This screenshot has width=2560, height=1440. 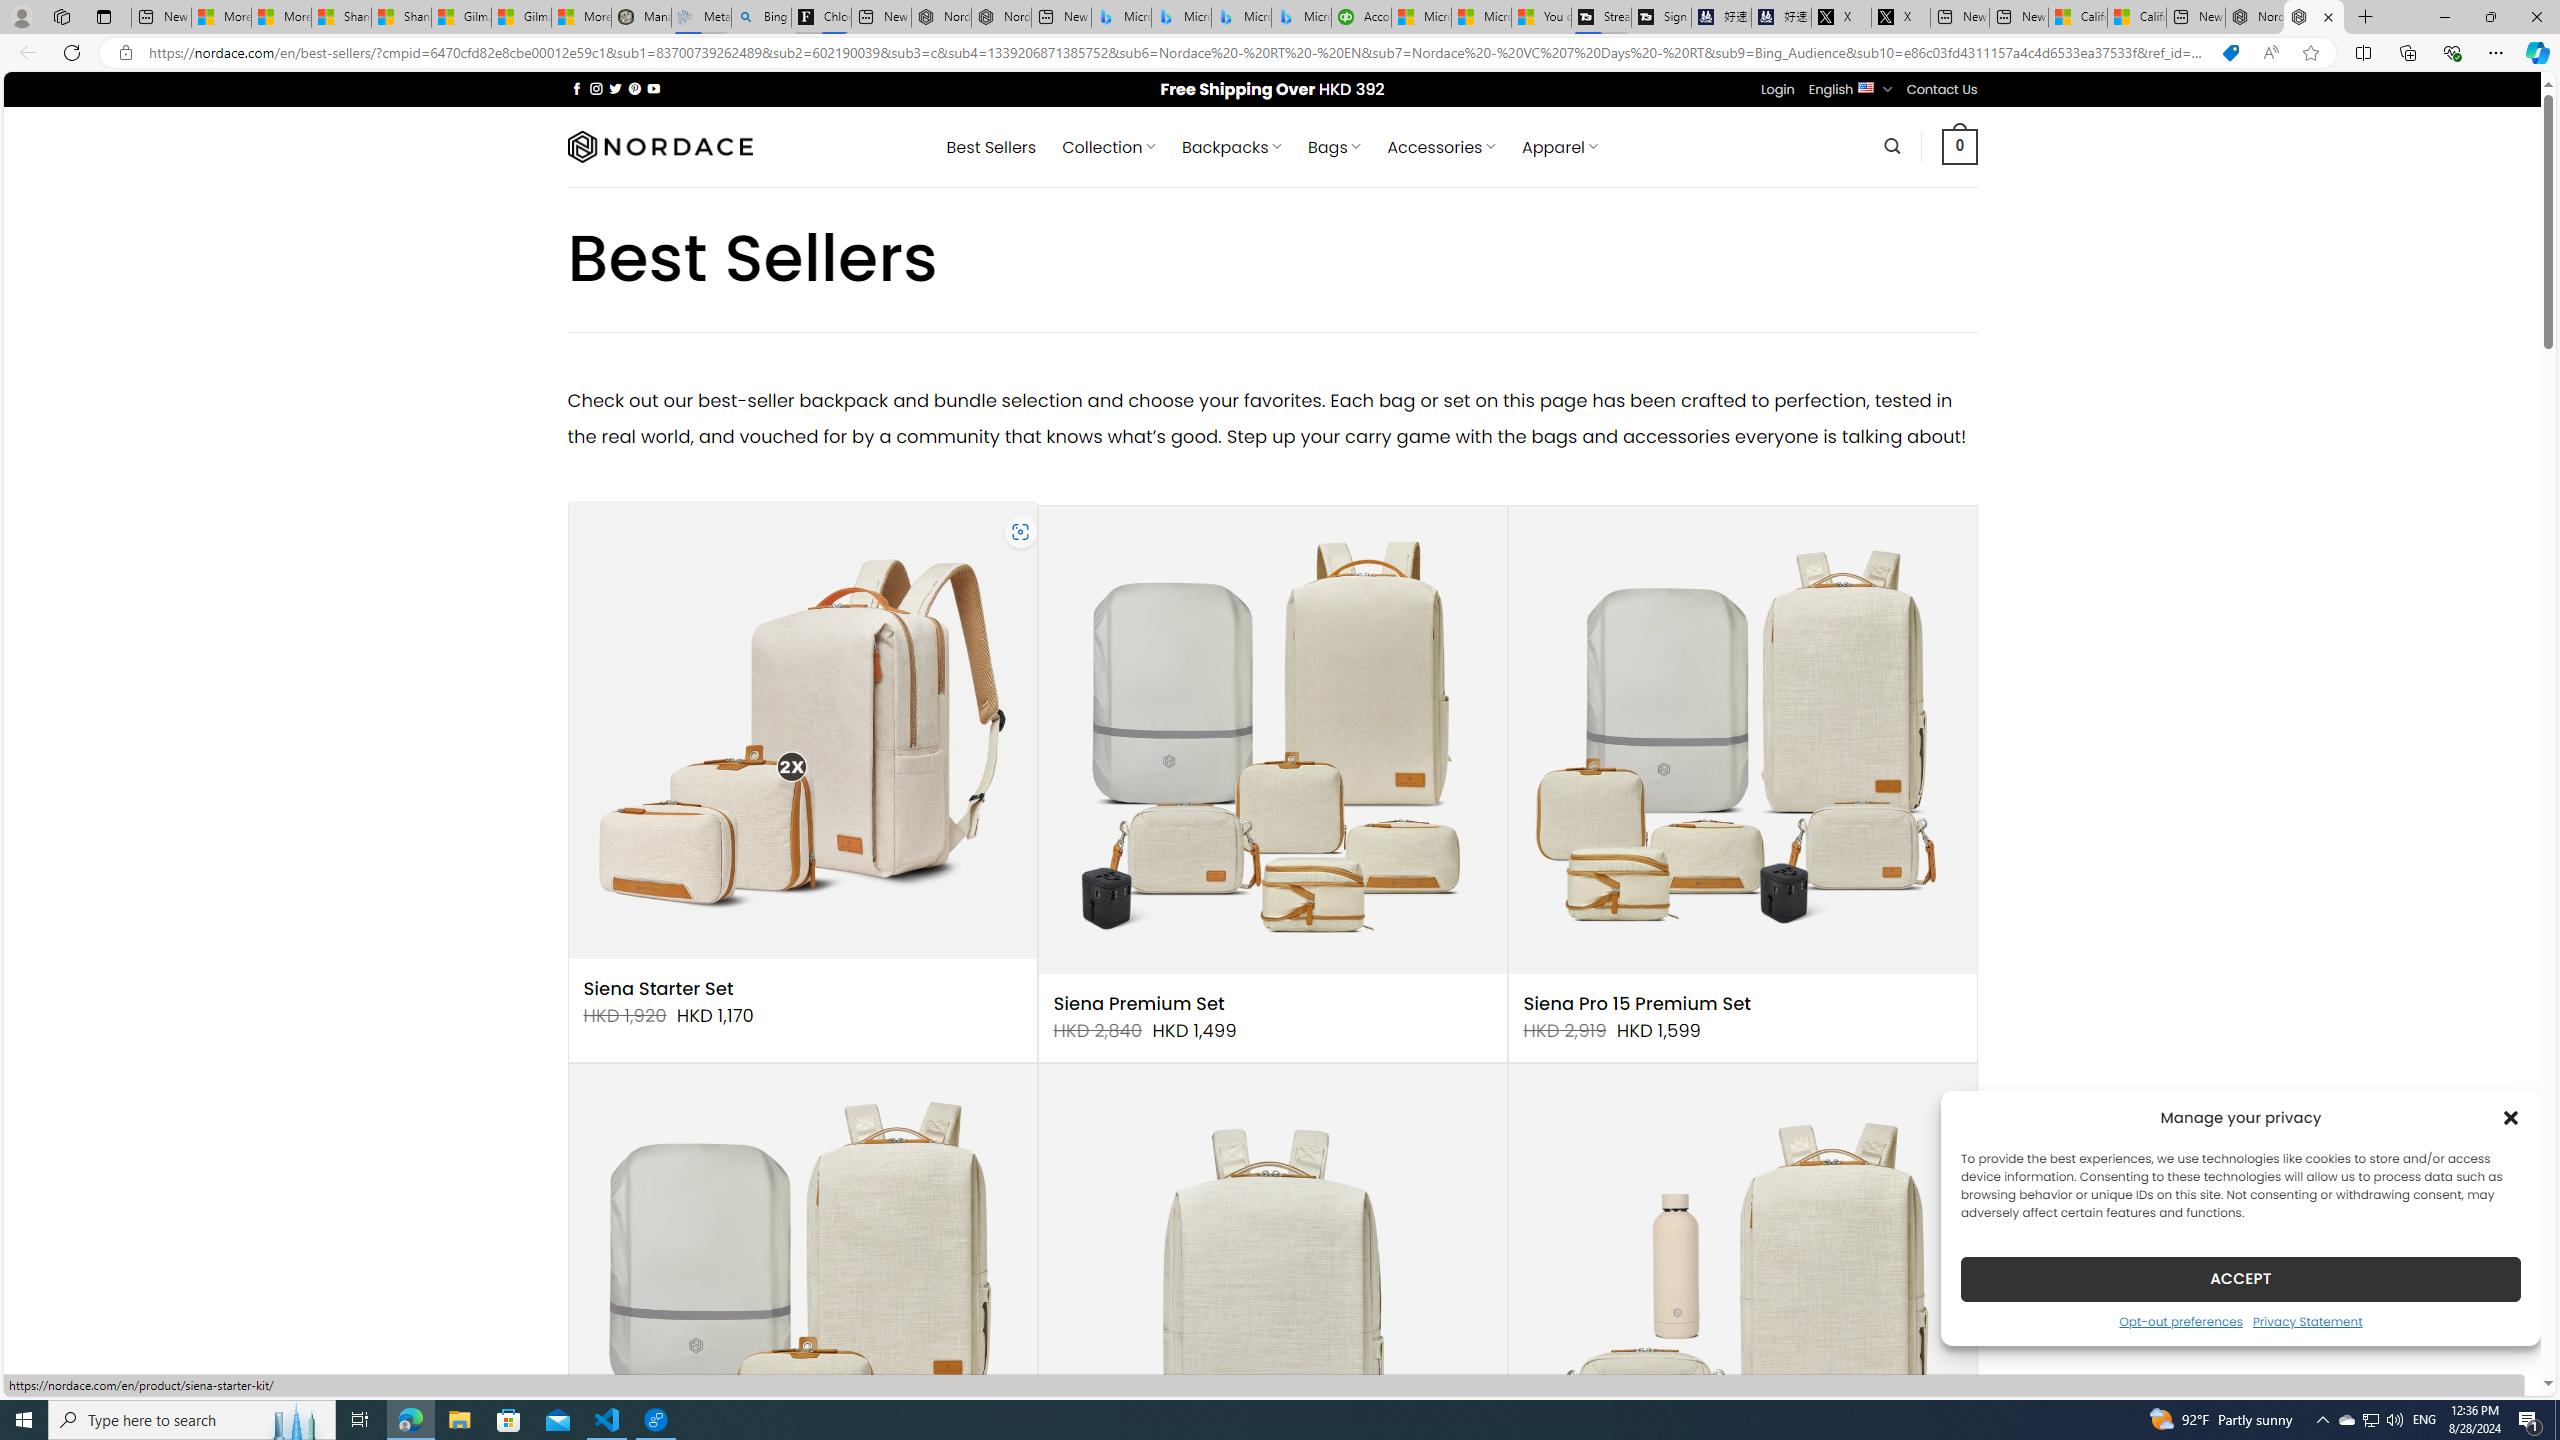 I want to click on 'Chloe Sorvino', so click(x=820, y=16).